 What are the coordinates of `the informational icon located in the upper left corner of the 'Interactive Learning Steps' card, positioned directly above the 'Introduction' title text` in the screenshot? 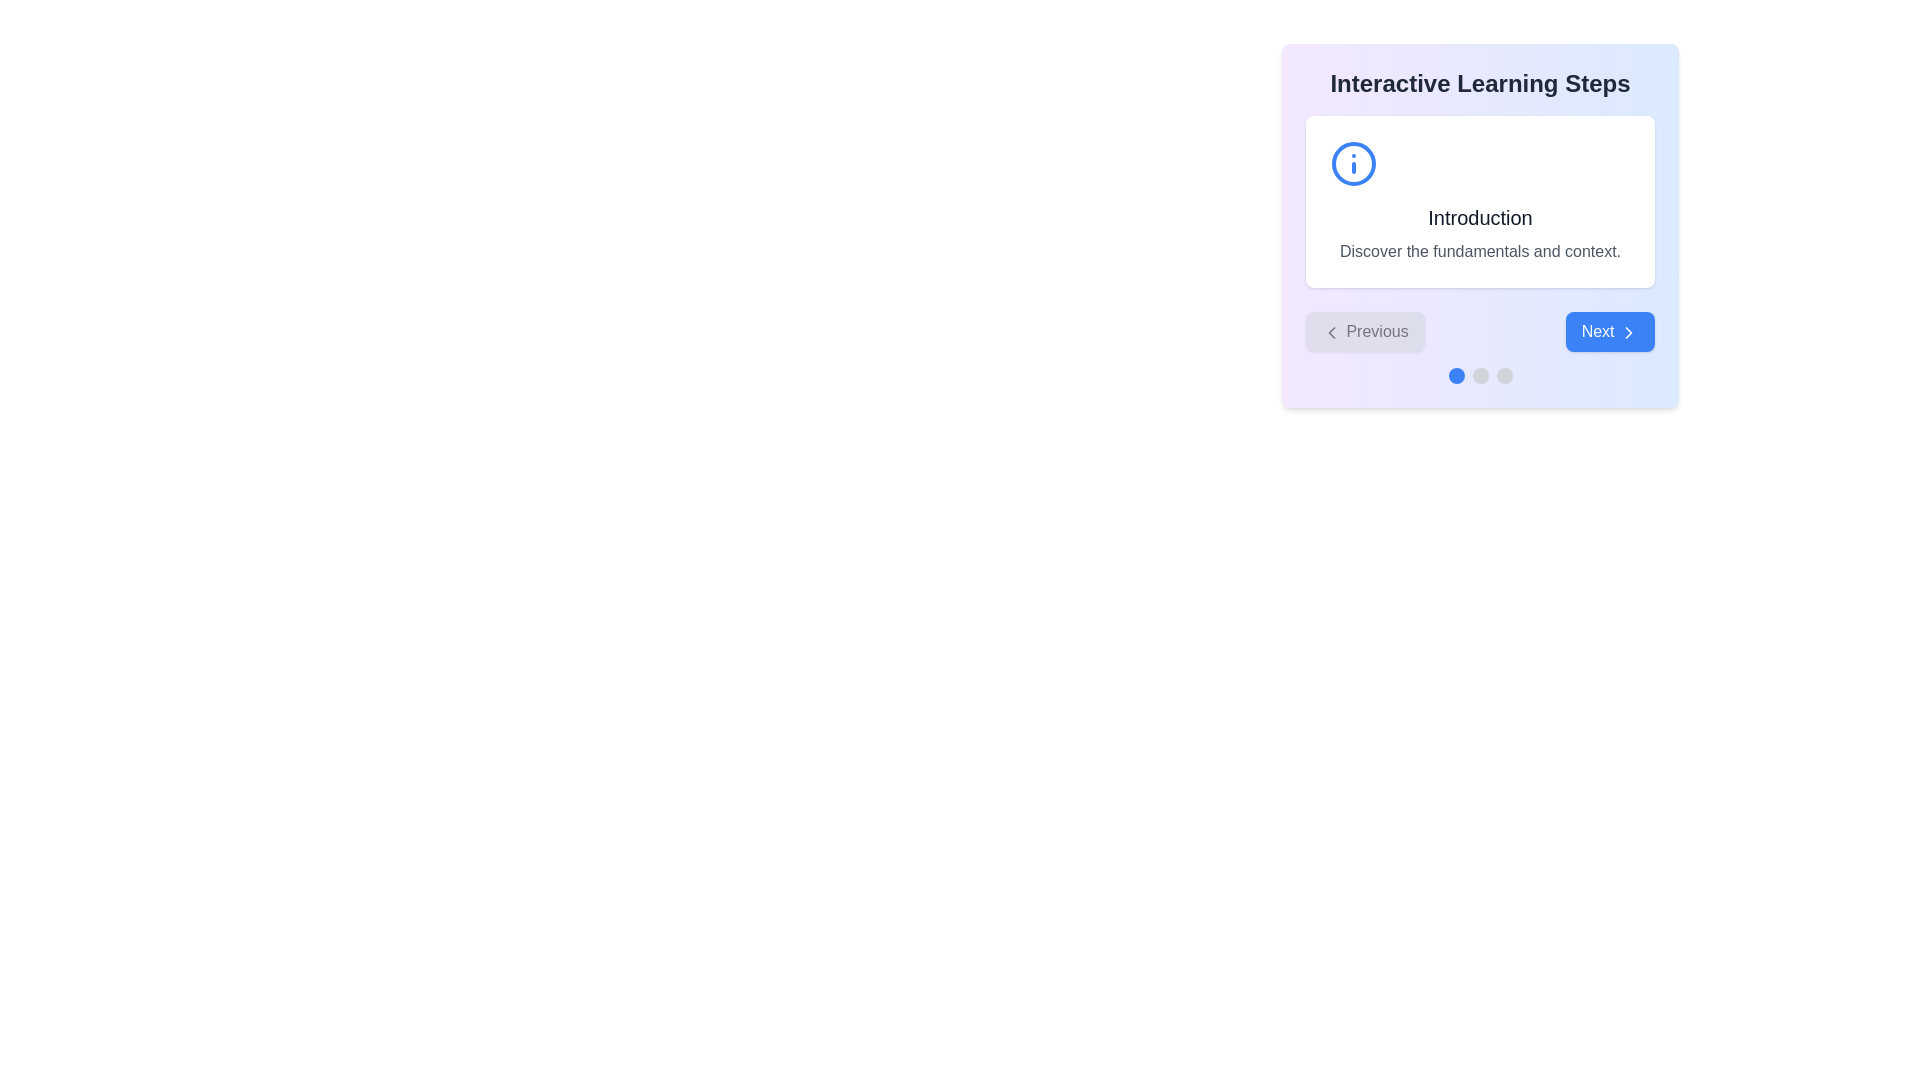 It's located at (1353, 163).